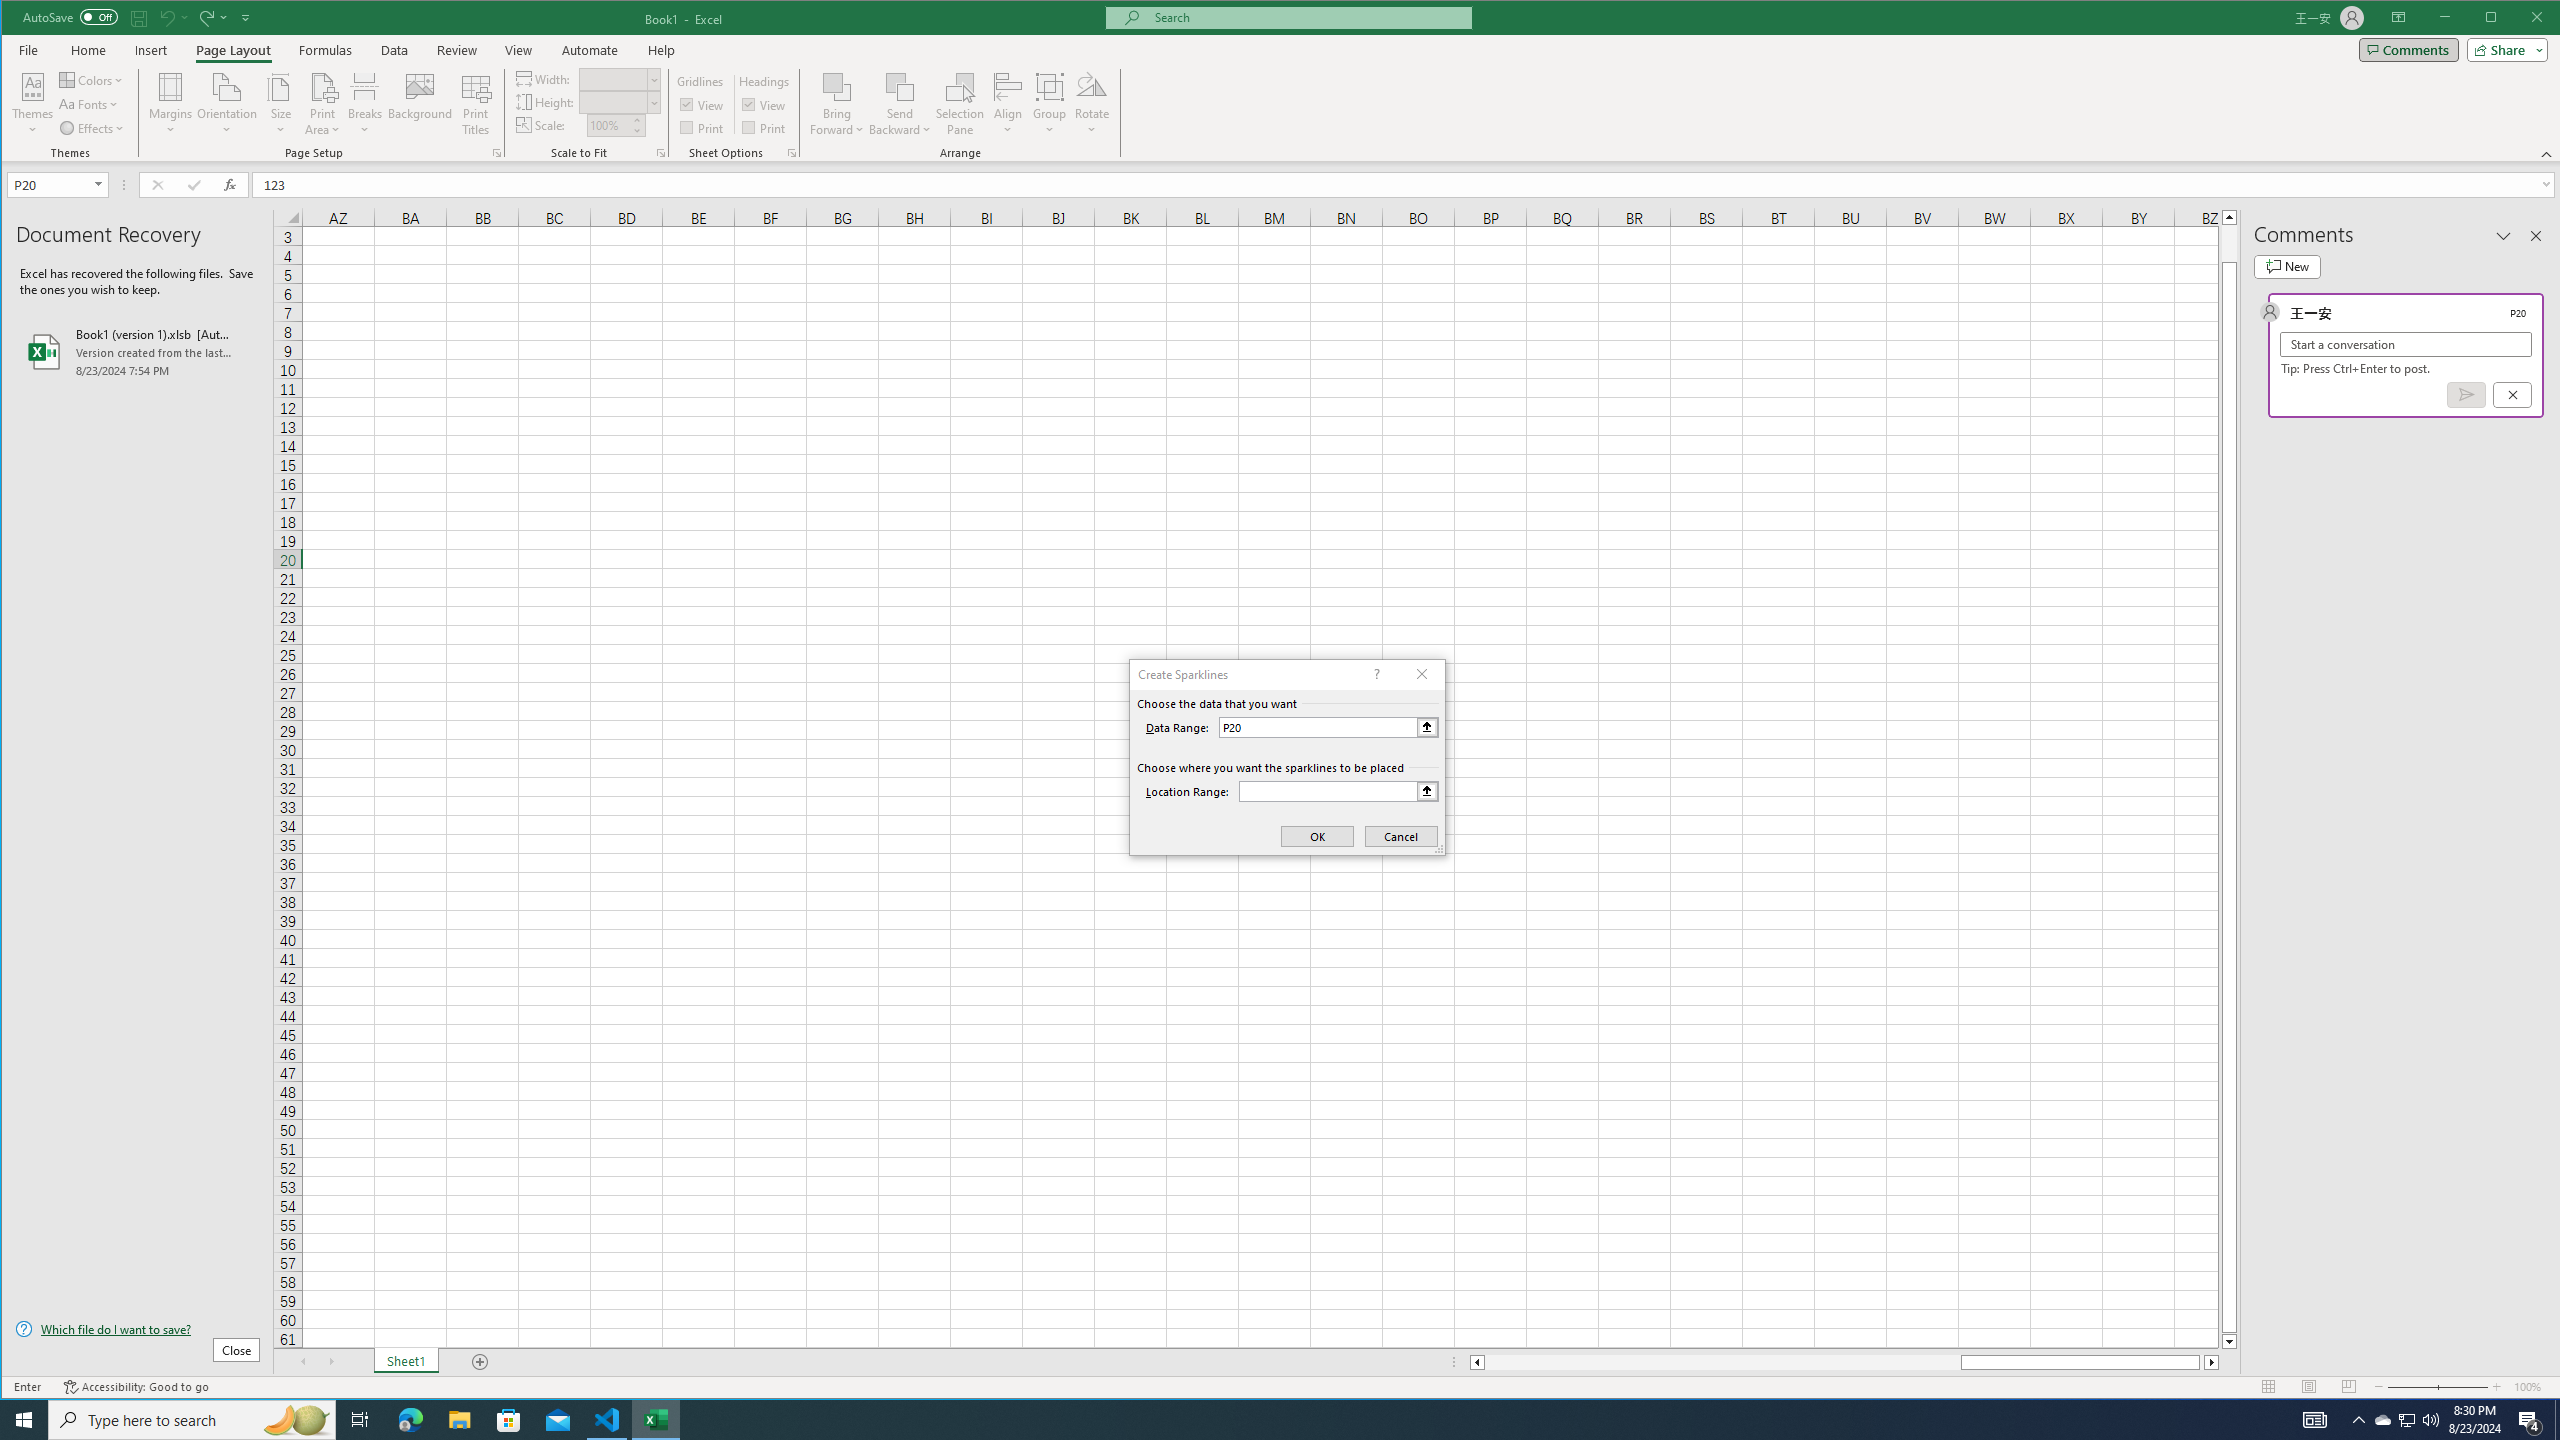  I want to click on 'Send Backward', so click(900, 103).